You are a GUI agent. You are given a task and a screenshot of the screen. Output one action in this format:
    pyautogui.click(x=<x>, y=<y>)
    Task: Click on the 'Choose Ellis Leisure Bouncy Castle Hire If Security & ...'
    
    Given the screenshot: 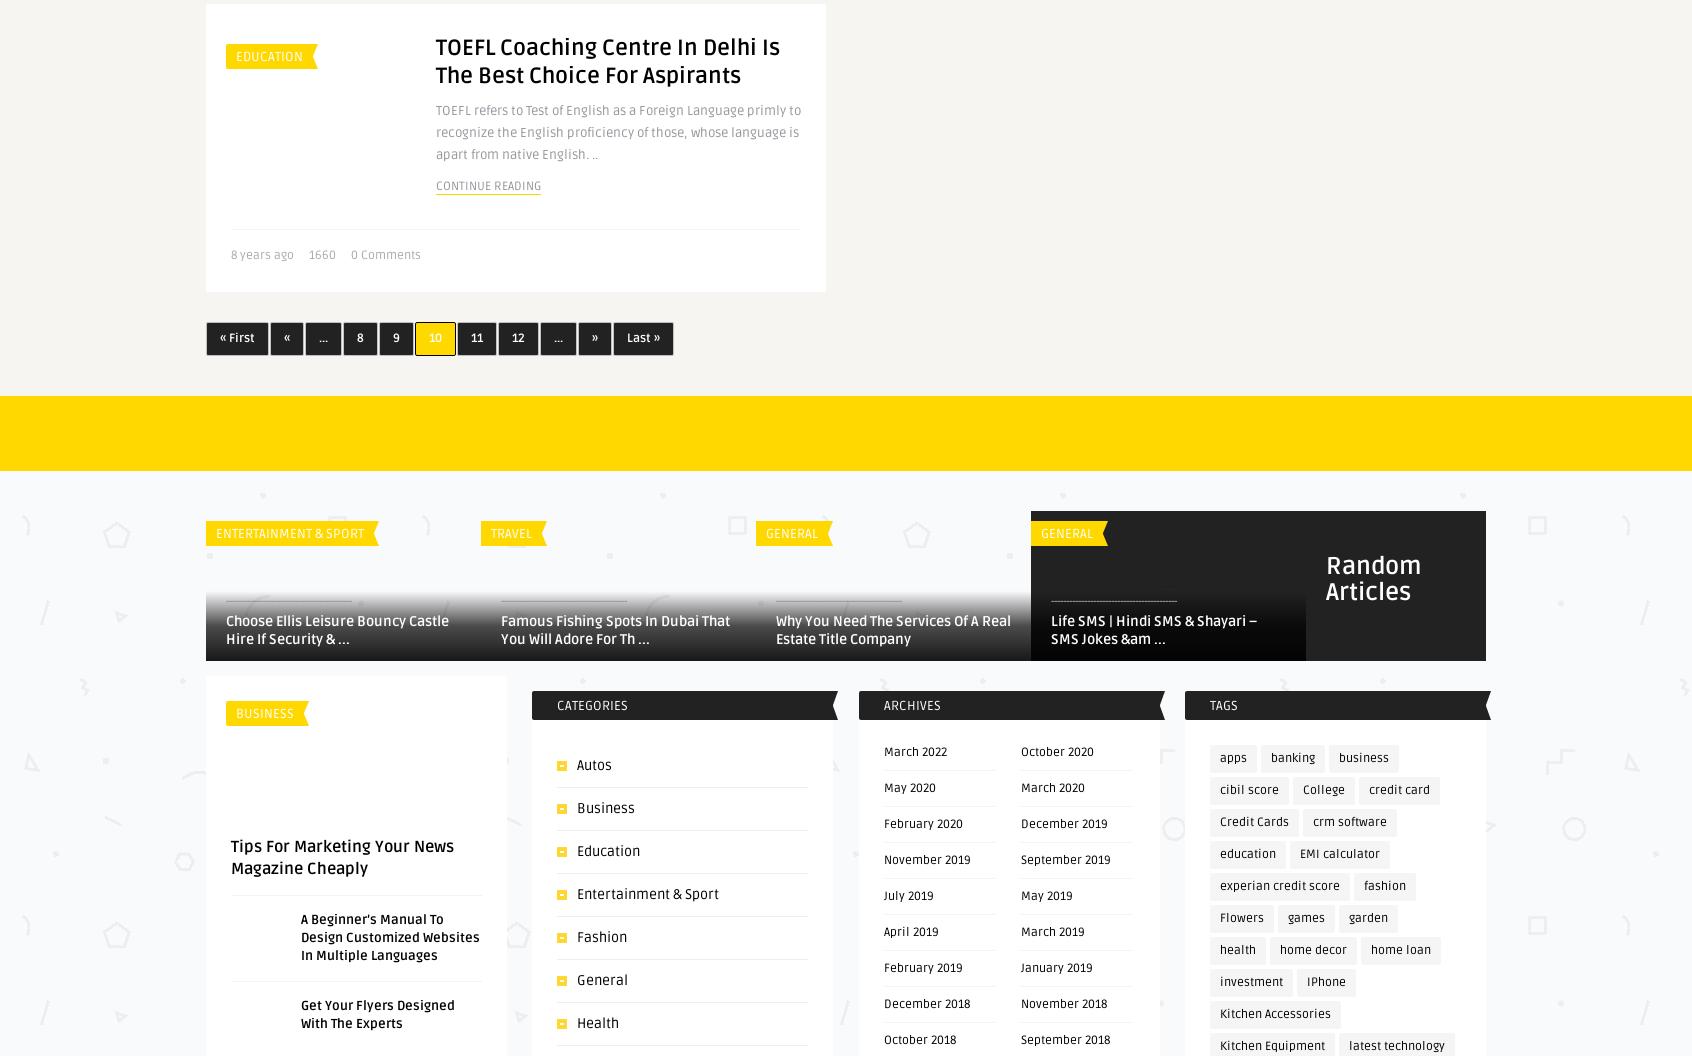 What is the action you would take?
    pyautogui.click(x=336, y=629)
    